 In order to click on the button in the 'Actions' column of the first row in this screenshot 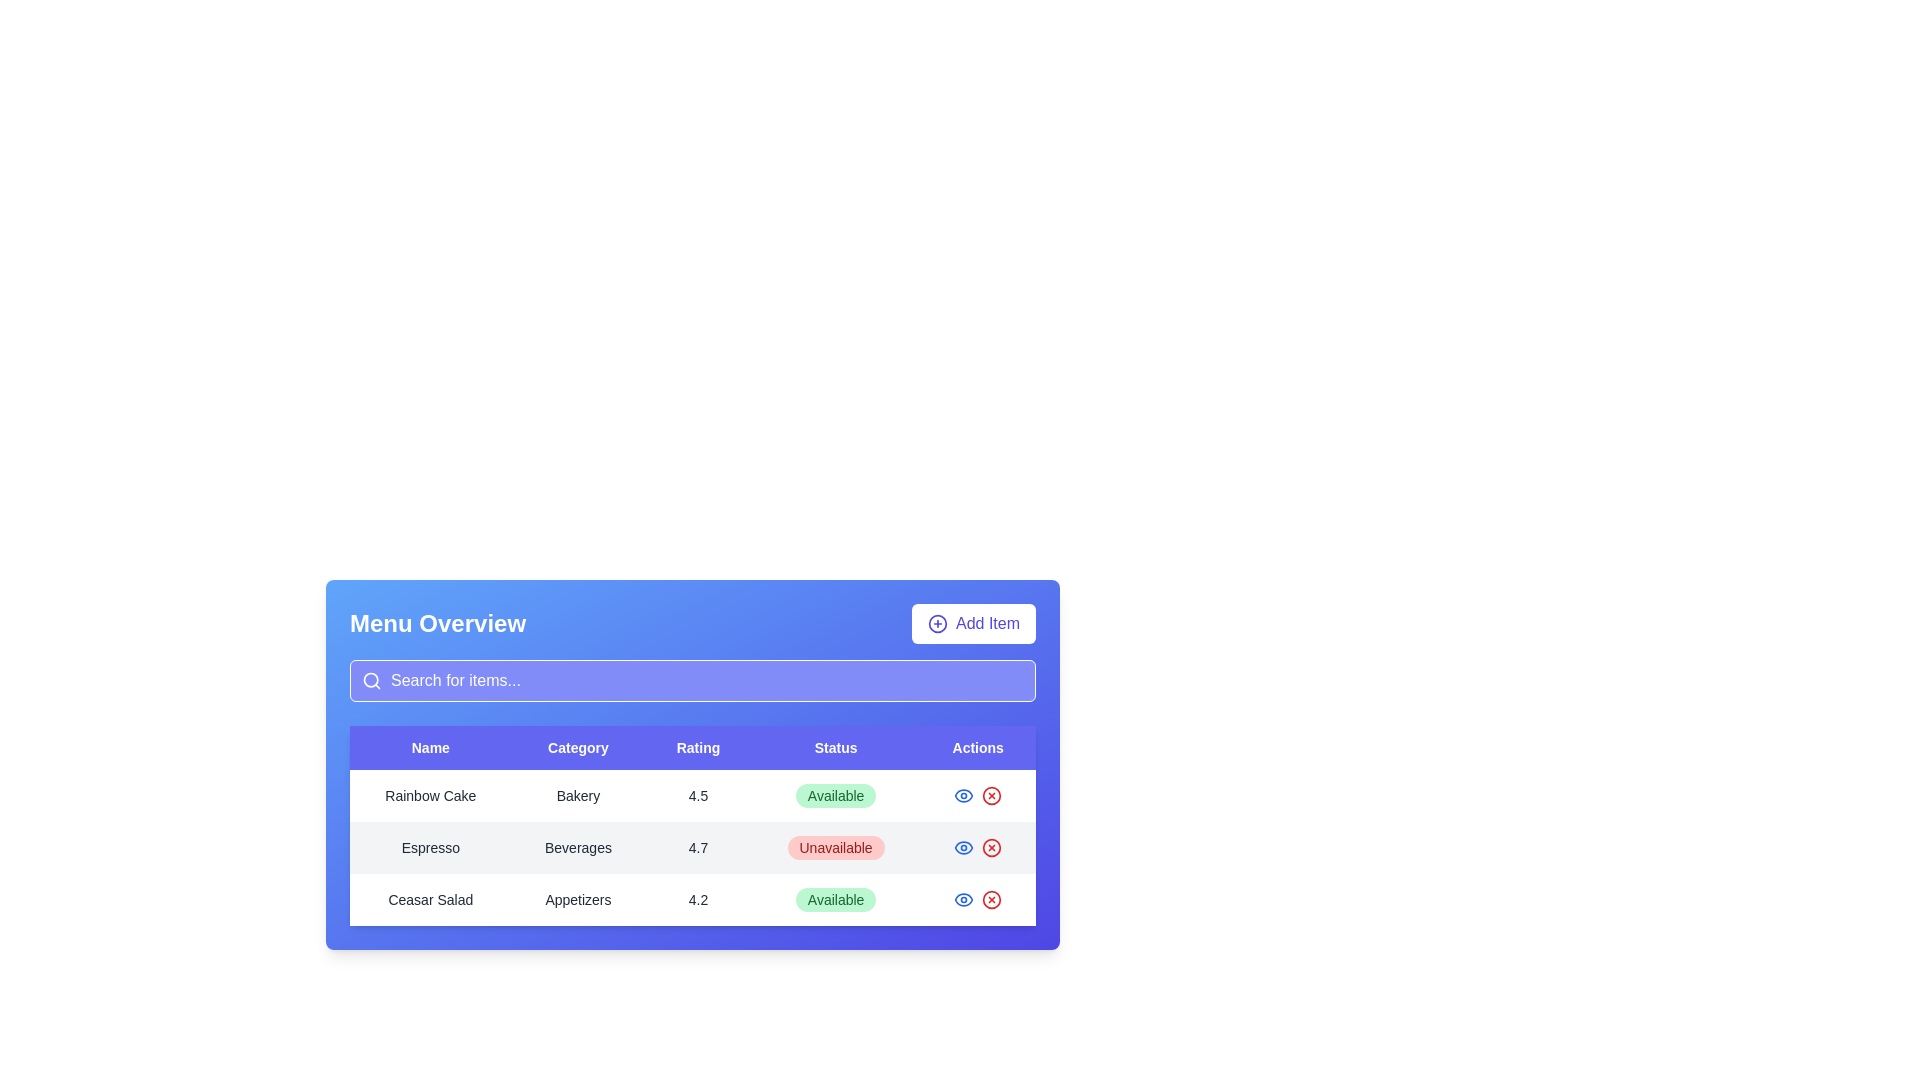, I will do `click(992, 794)`.